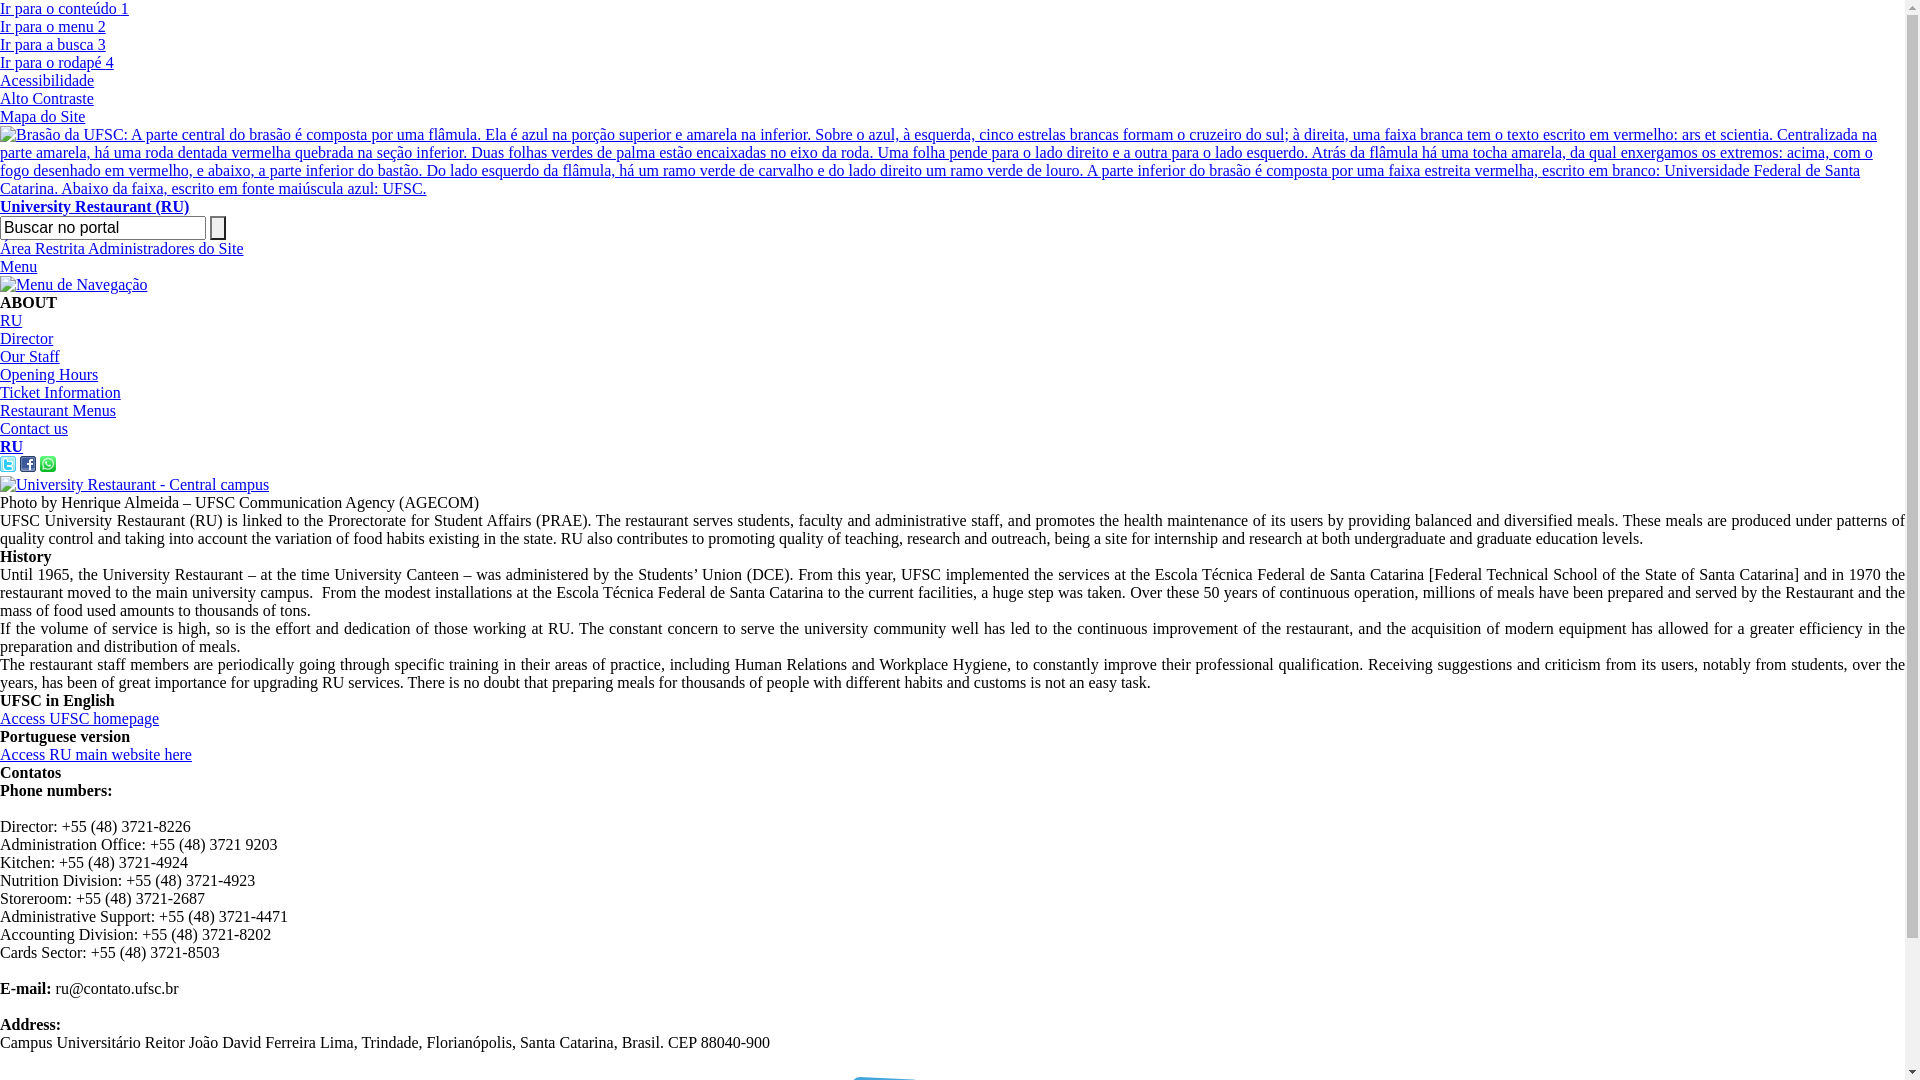 This screenshot has width=1920, height=1080. What do you see at coordinates (18, 265) in the screenshot?
I see `'Menu'` at bounding box center [18, 265].